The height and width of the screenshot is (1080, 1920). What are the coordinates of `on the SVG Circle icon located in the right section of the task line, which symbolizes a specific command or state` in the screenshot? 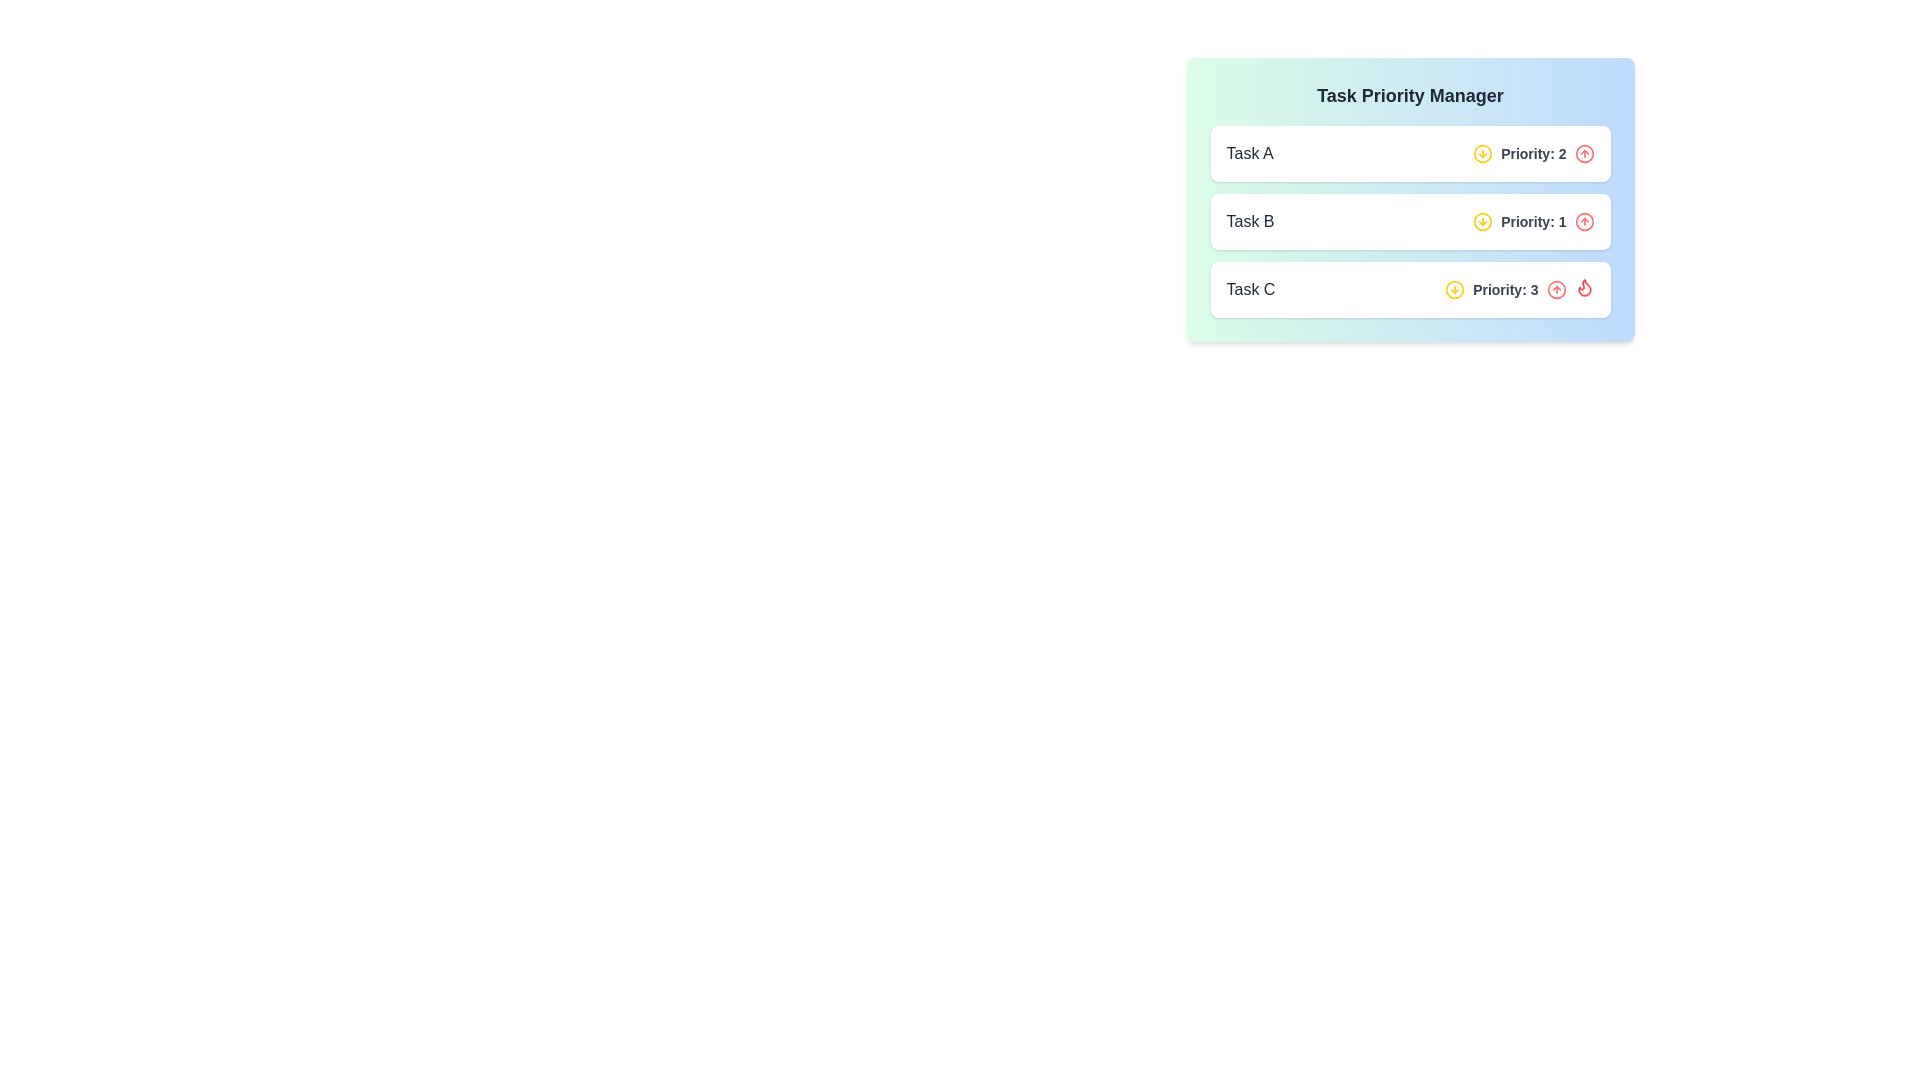 It's located at (1454, 289).